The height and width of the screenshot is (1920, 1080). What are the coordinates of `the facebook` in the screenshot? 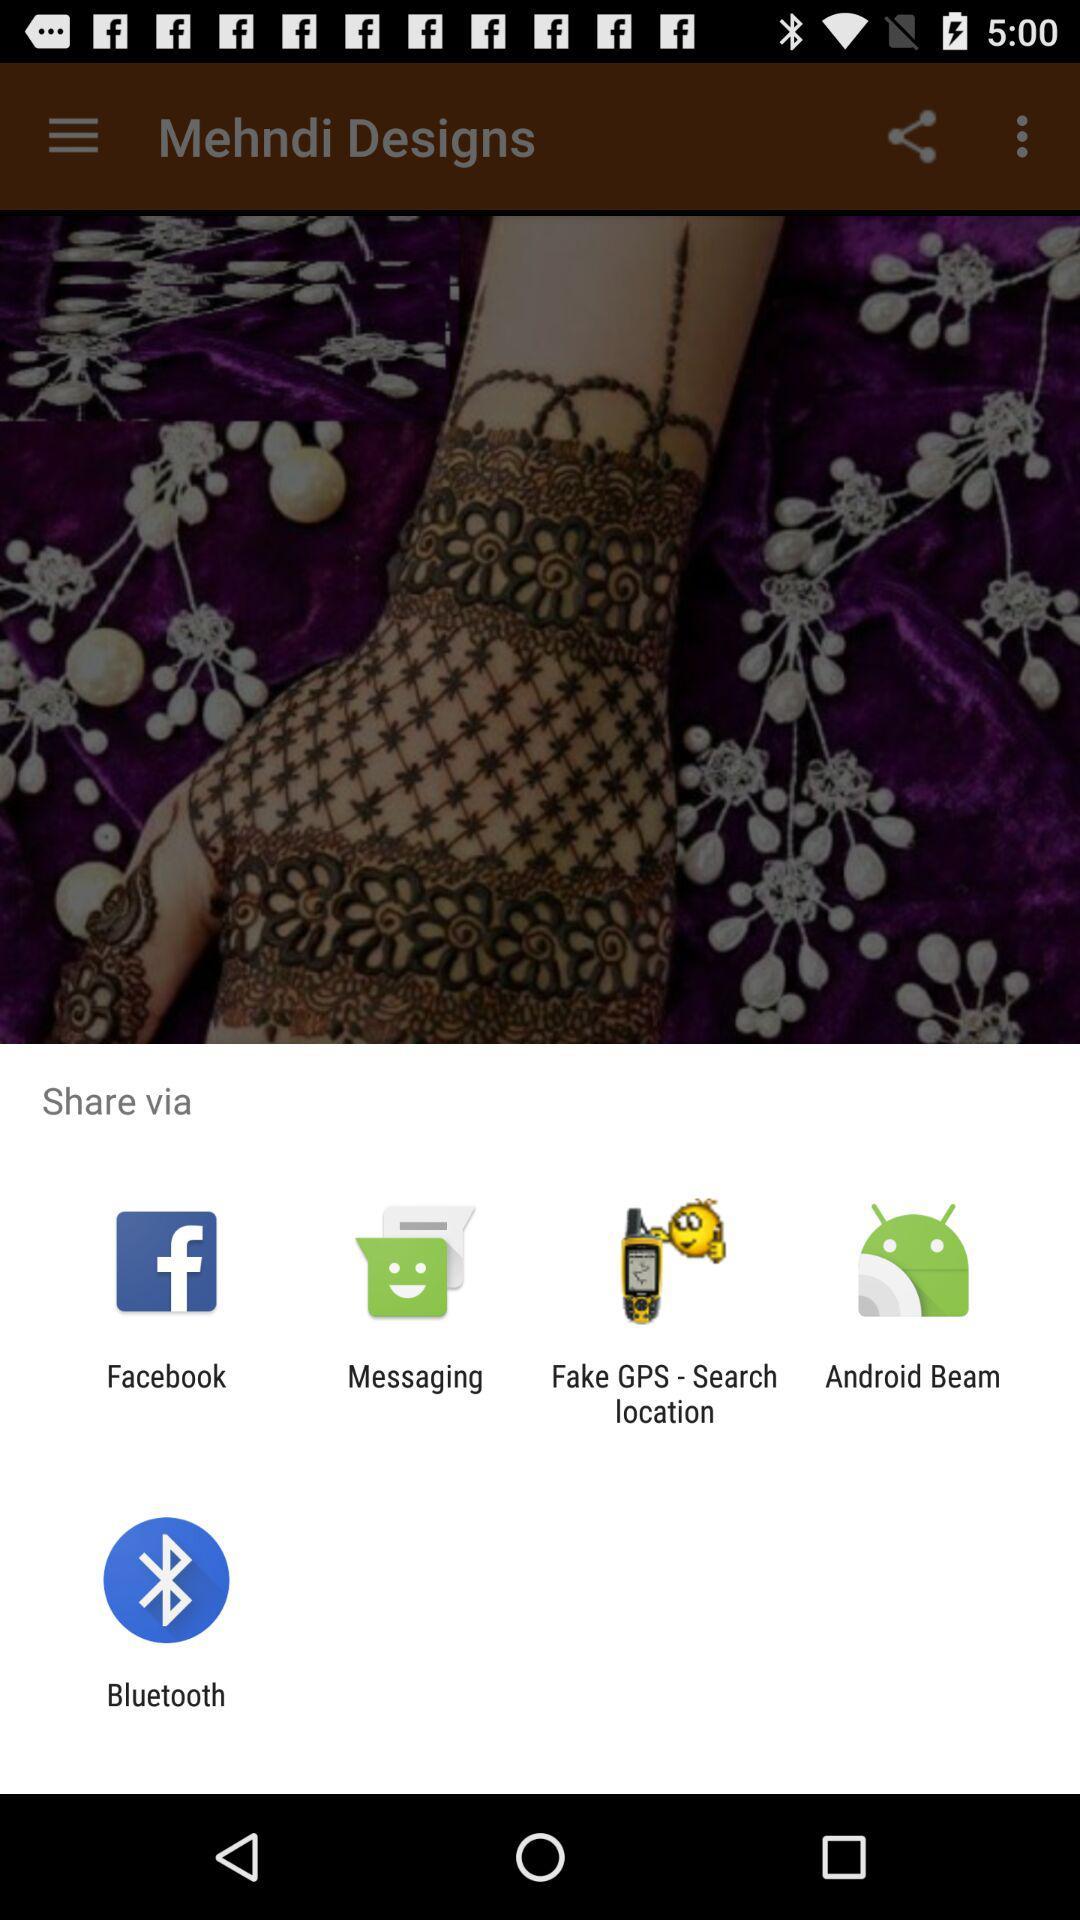 It's located at (165, 1392).